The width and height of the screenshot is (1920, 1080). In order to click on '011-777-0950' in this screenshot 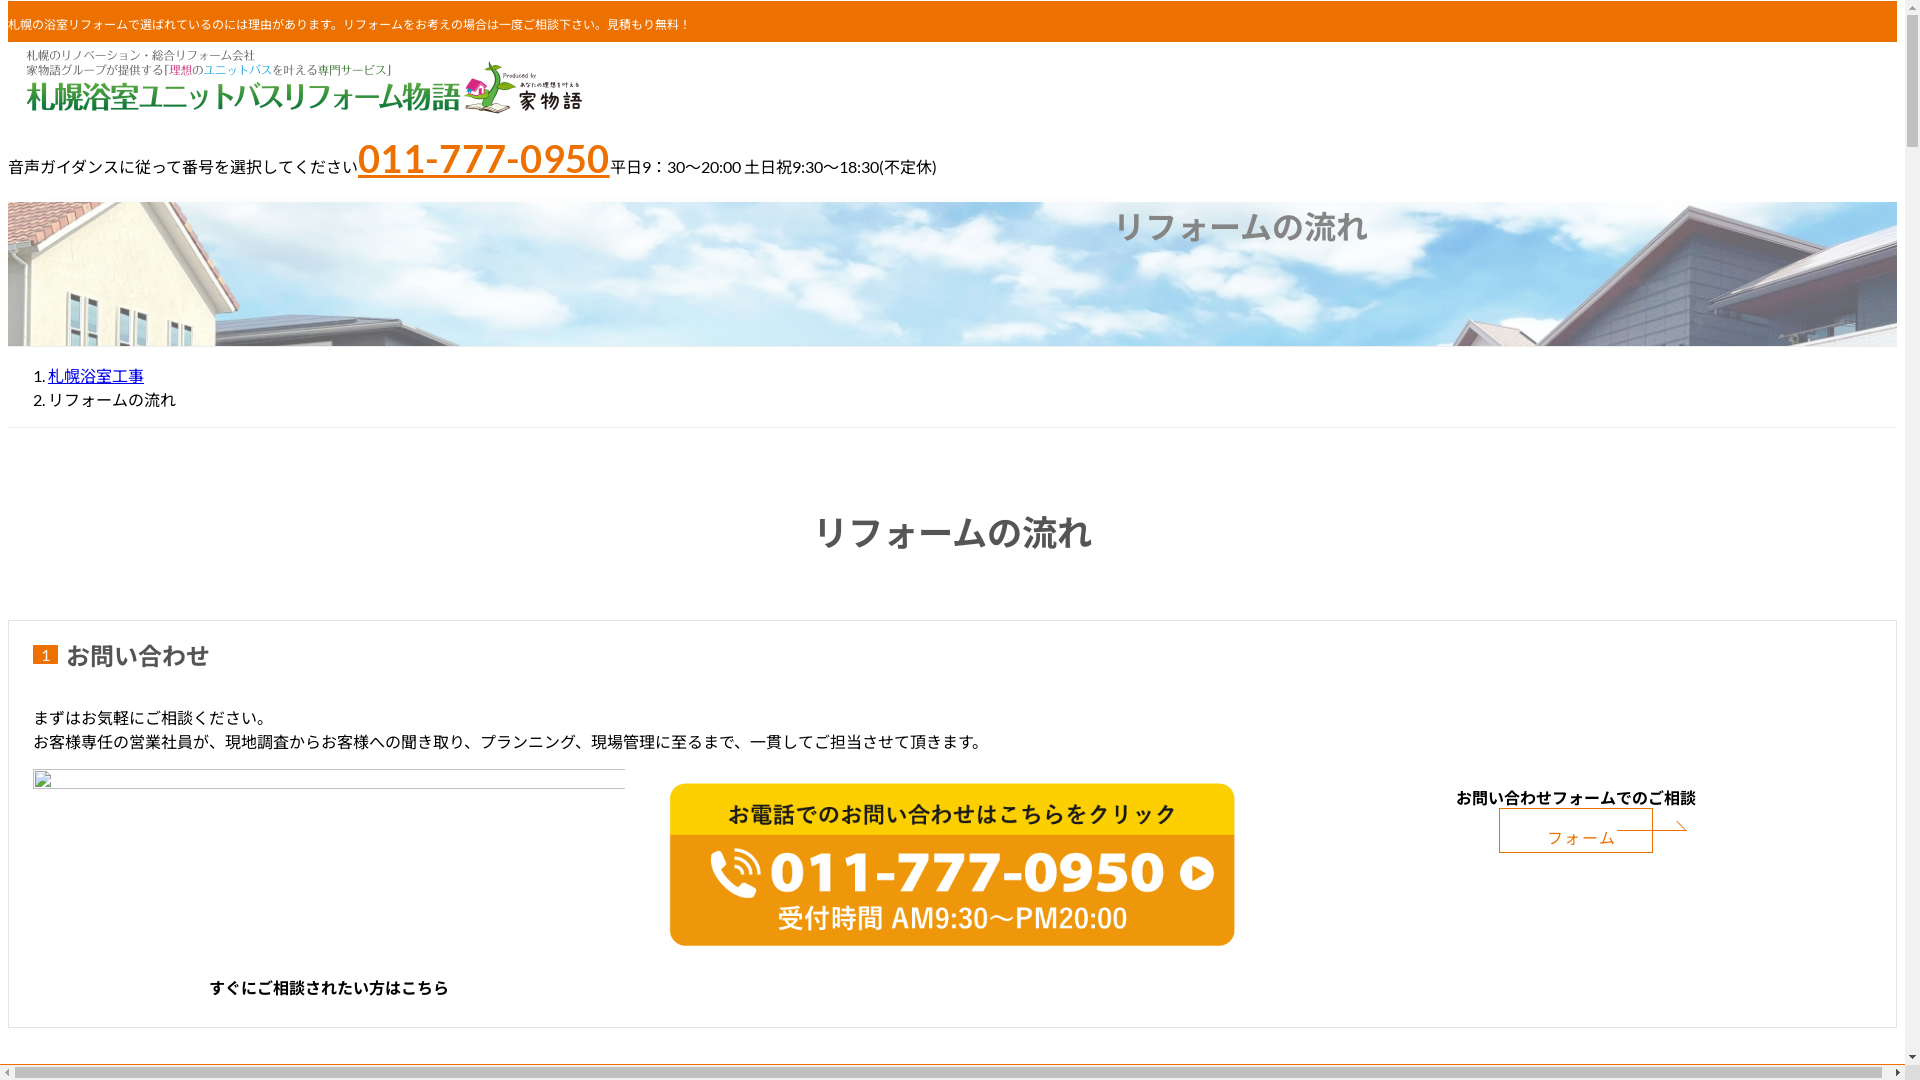, I will do `click(484, 157)`.